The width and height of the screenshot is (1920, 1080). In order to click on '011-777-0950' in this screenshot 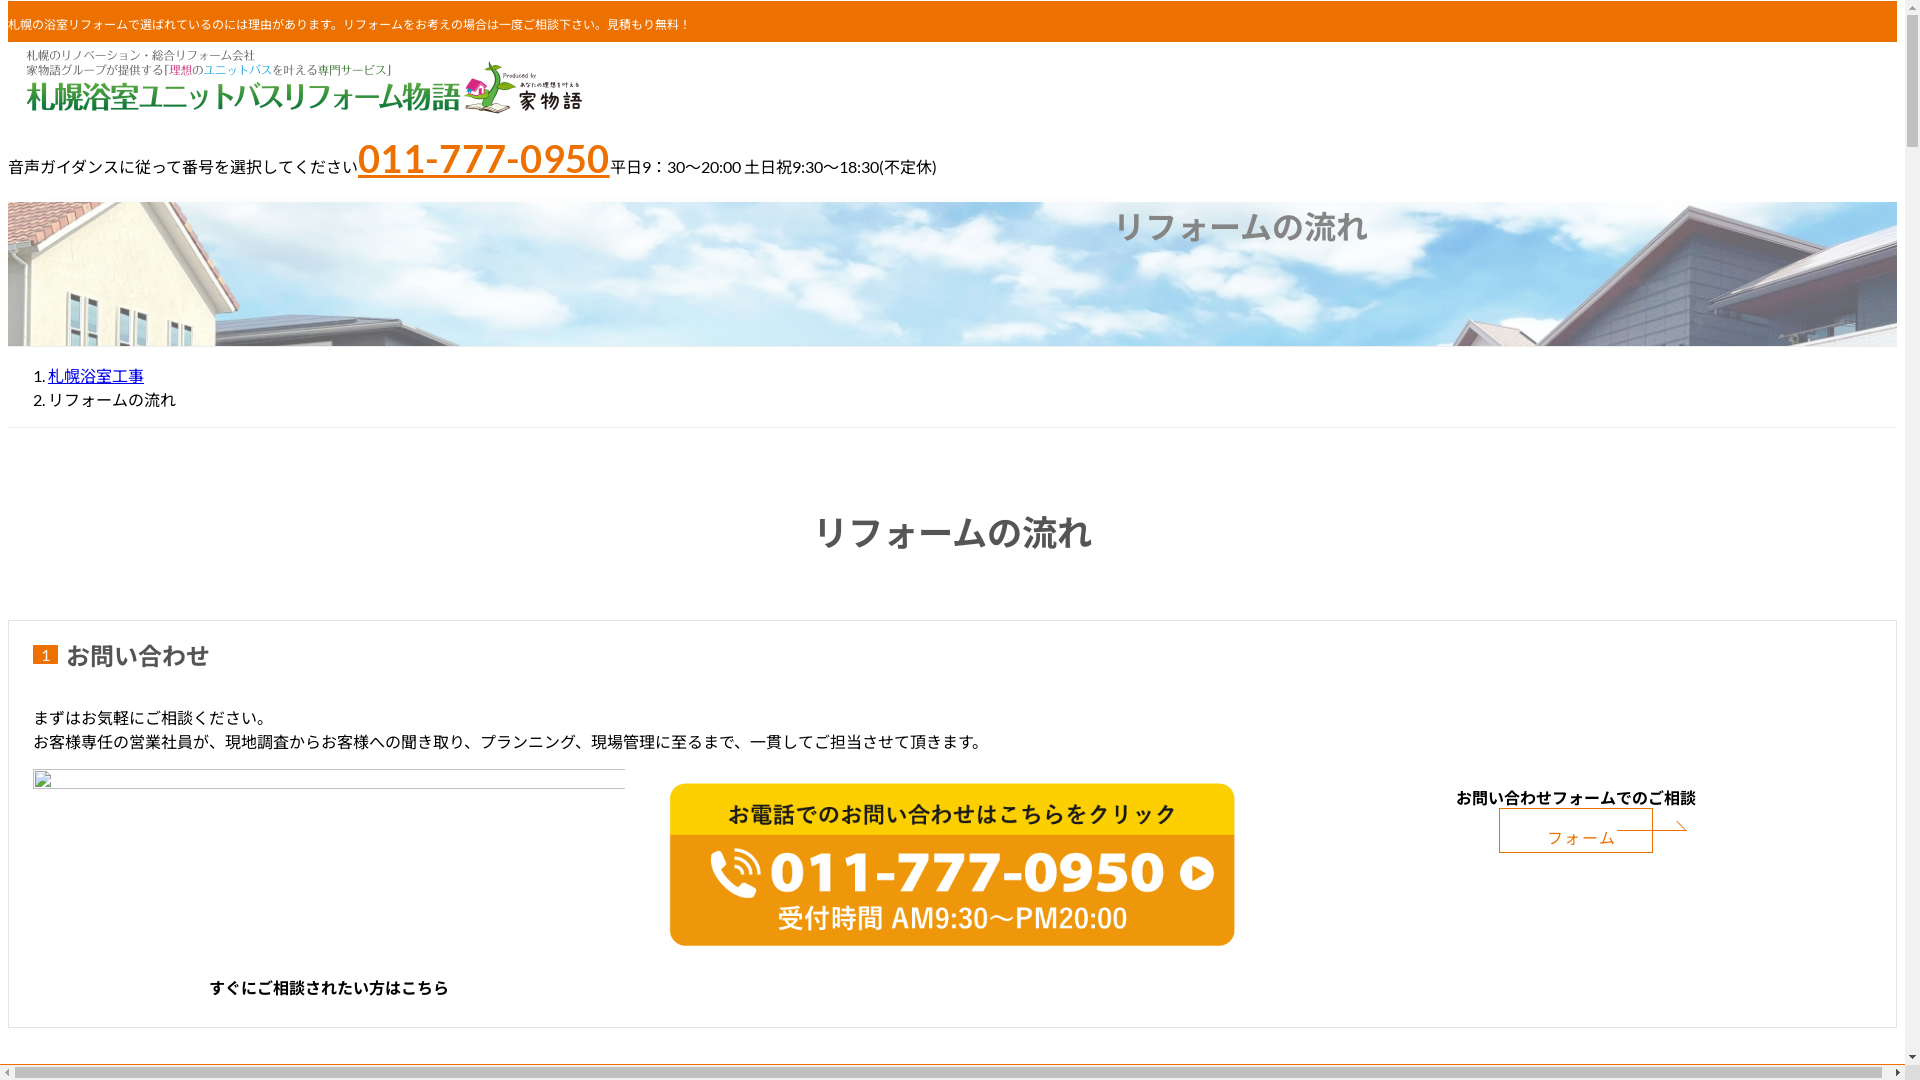, I will do `click(484, 157)`.